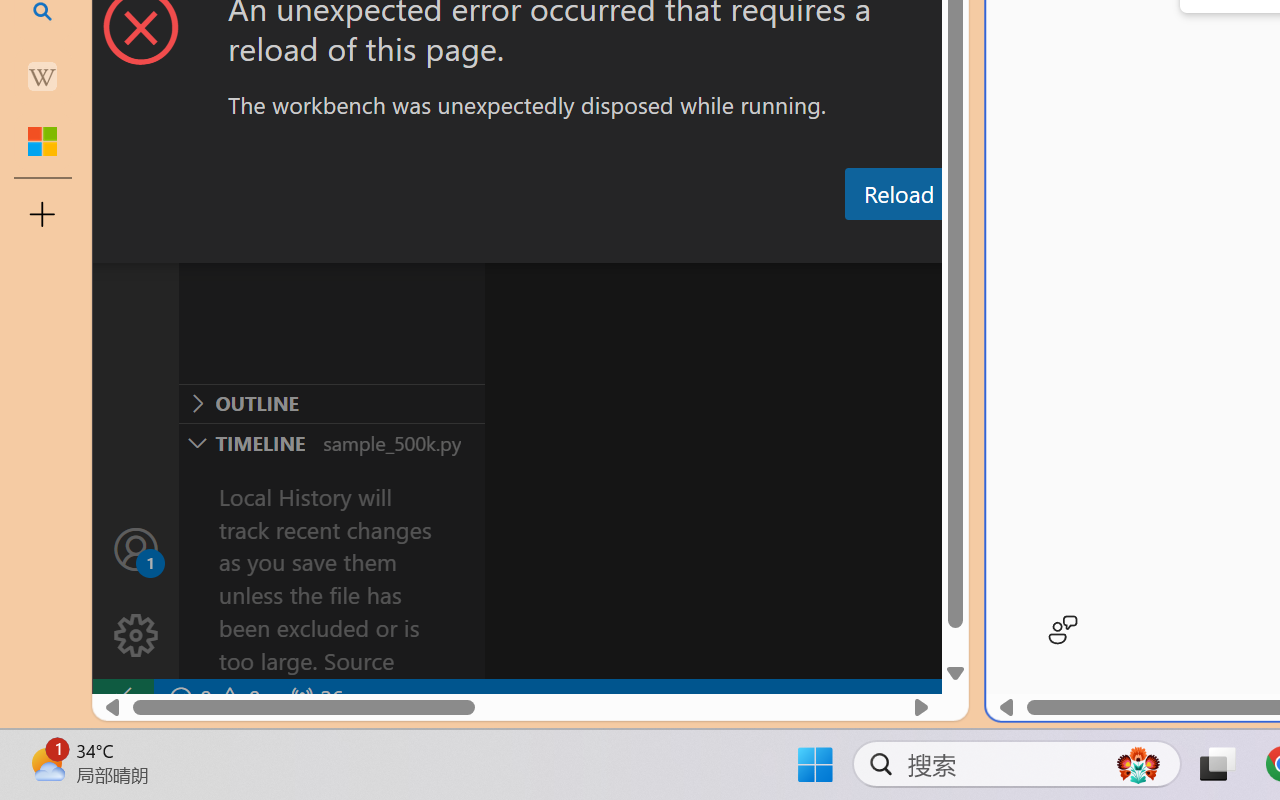 This screenshot has width=1280, height=800. What do you see at coordinates (331, 441) in the screenshot?
I see `'Timeline Section'` at bounding box center [331, 441].